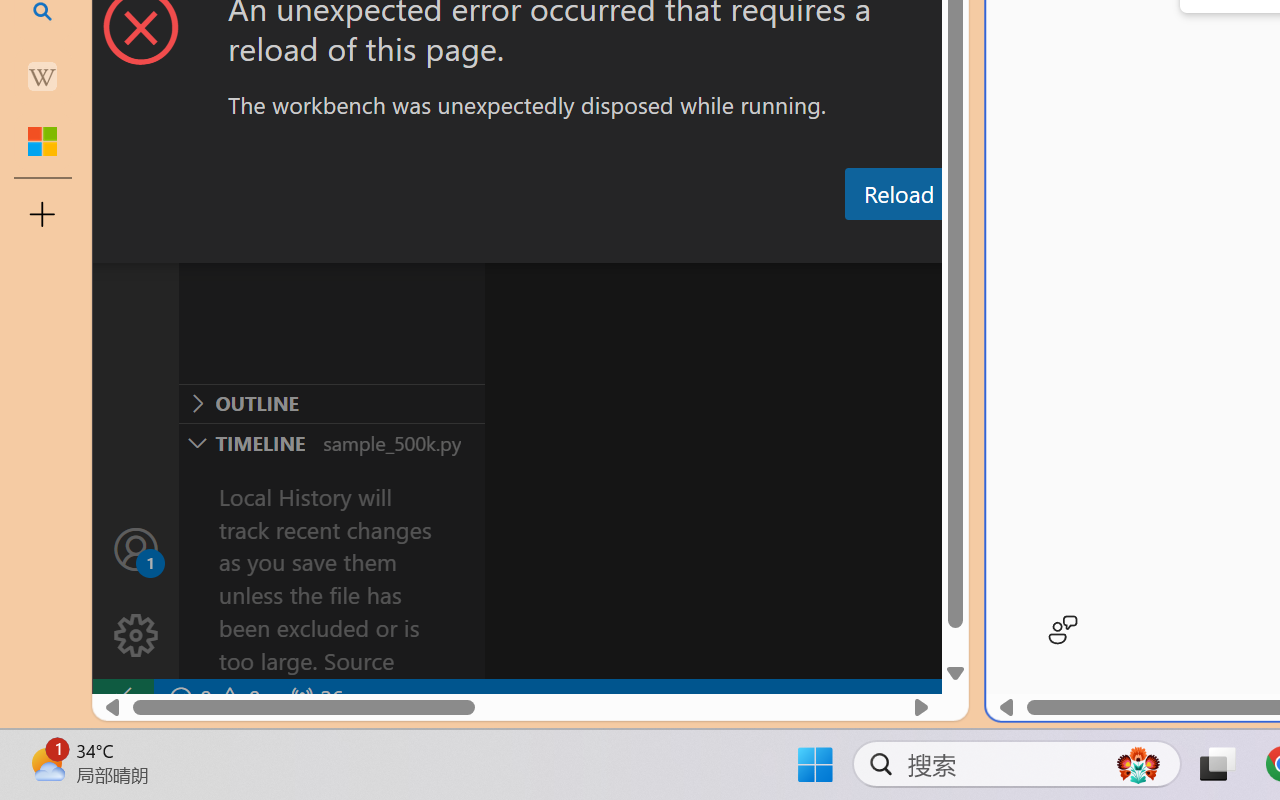 This screenshot has width=1280, height=800. What do you see at coordinates (331, 441) in the screenshot?
I see `'Timeline Section'` at bounding box center [331, 441].